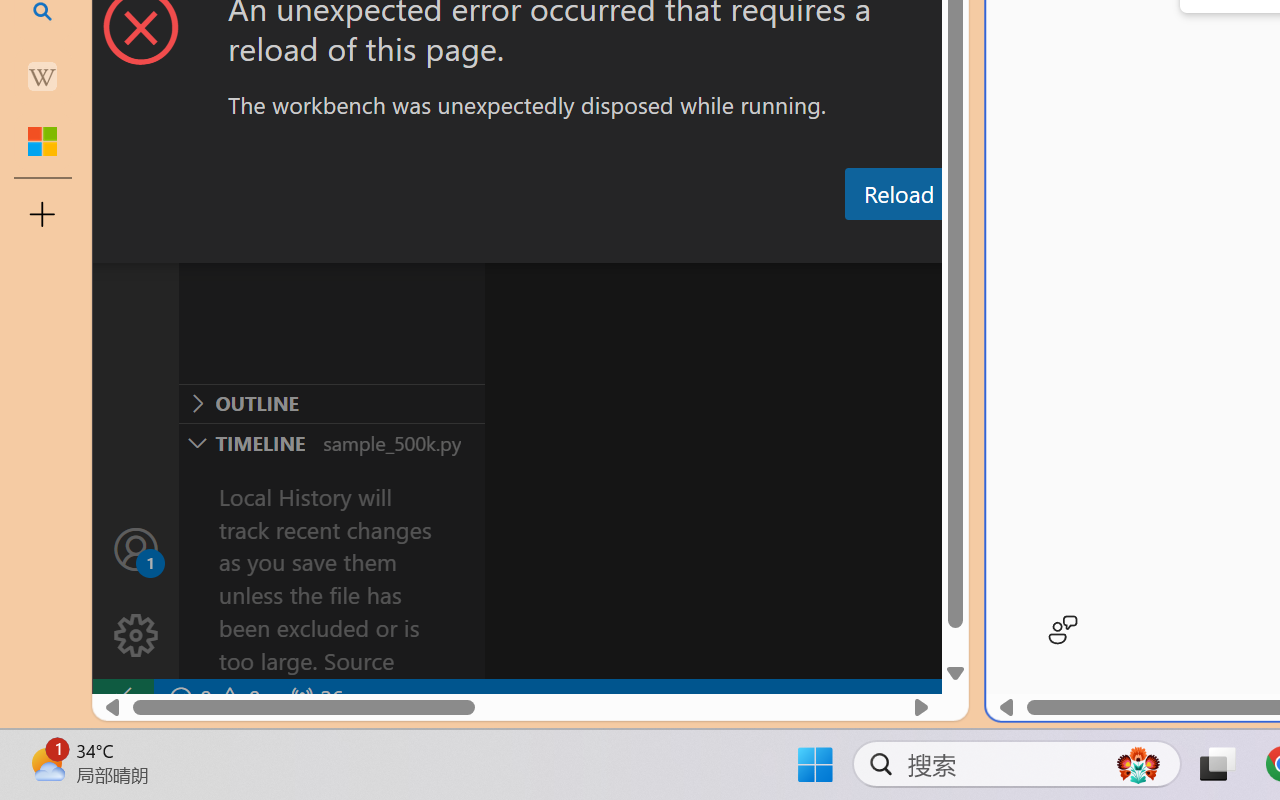 This screenshot has width=1280, height=800. What do you see at coordinates (331, 441) in the screenshot?
I see `'Timeline Section'` at bounding box center [331, 441].